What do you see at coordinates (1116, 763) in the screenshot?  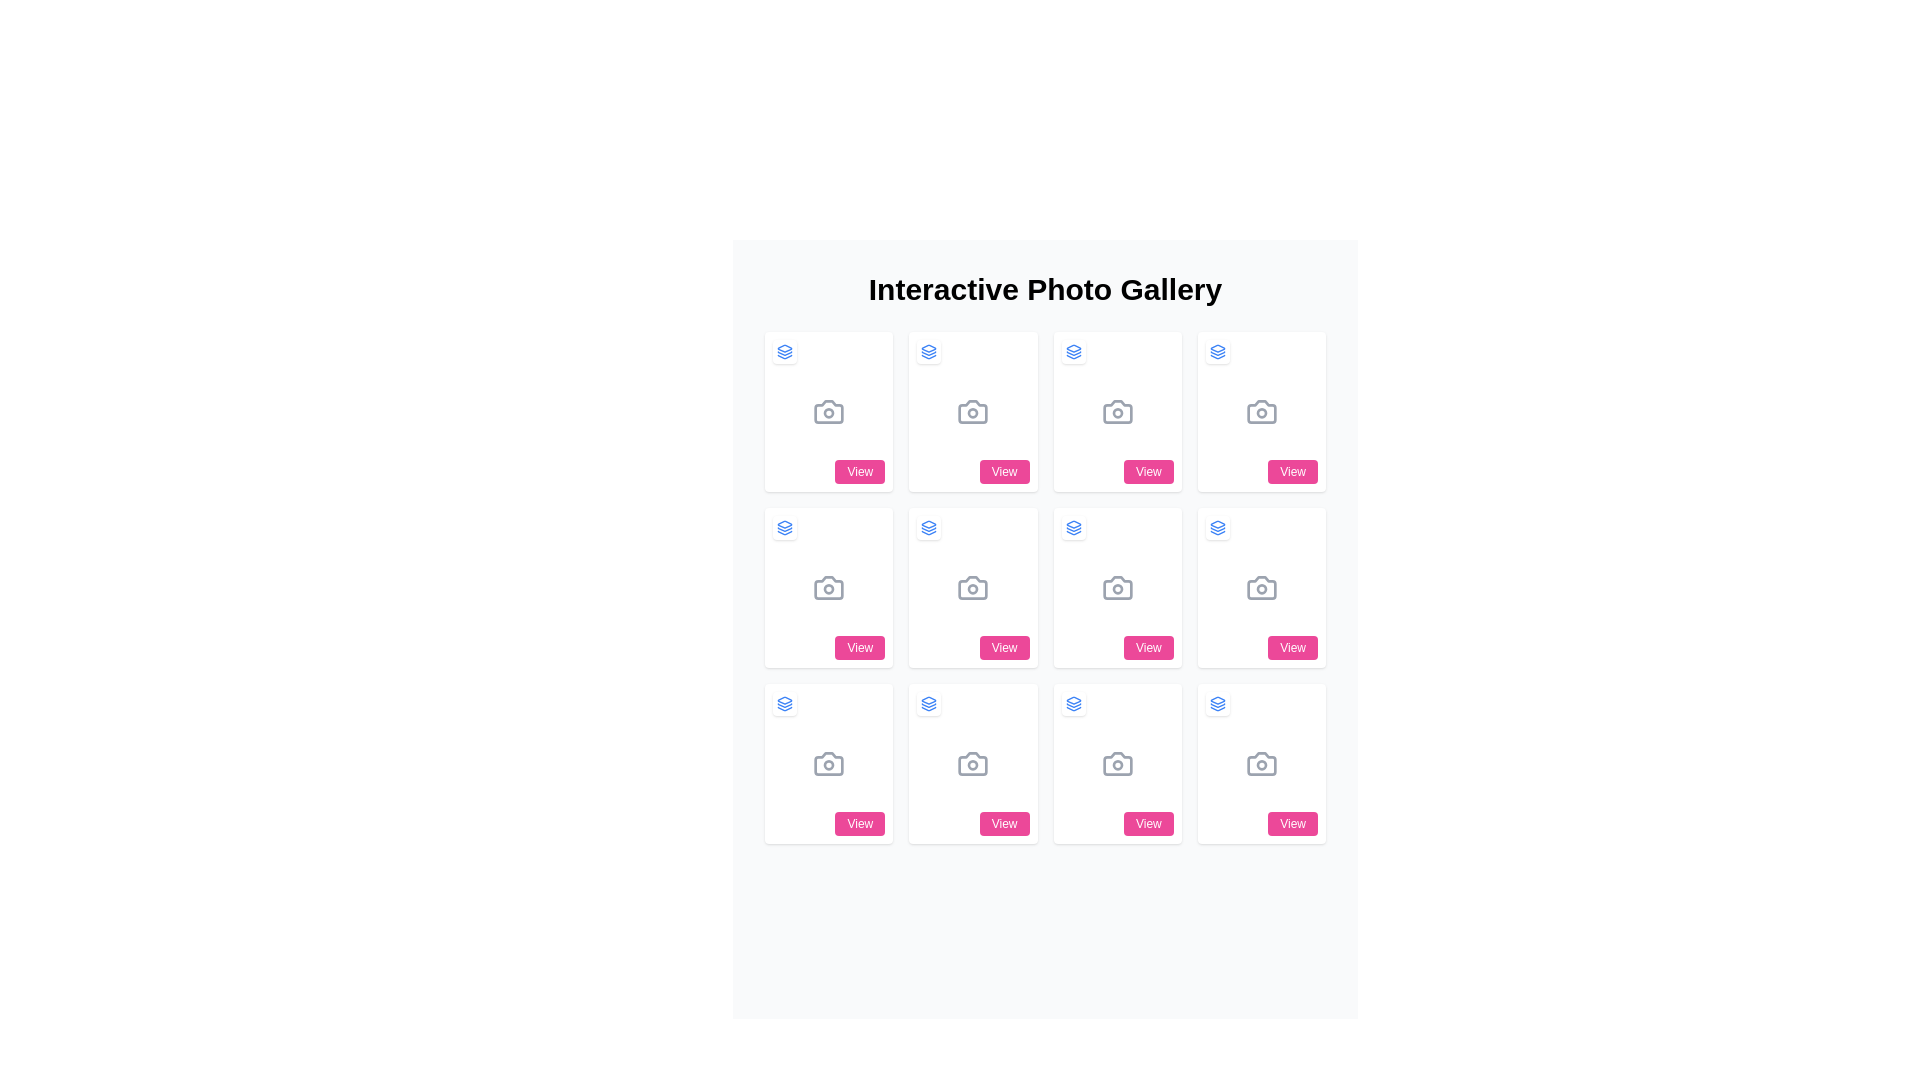 I see `the camera icon in the 10th image placeholder of the interactive photo gallery, located in the second column and fourth row` at bounding box center [1116, 763].